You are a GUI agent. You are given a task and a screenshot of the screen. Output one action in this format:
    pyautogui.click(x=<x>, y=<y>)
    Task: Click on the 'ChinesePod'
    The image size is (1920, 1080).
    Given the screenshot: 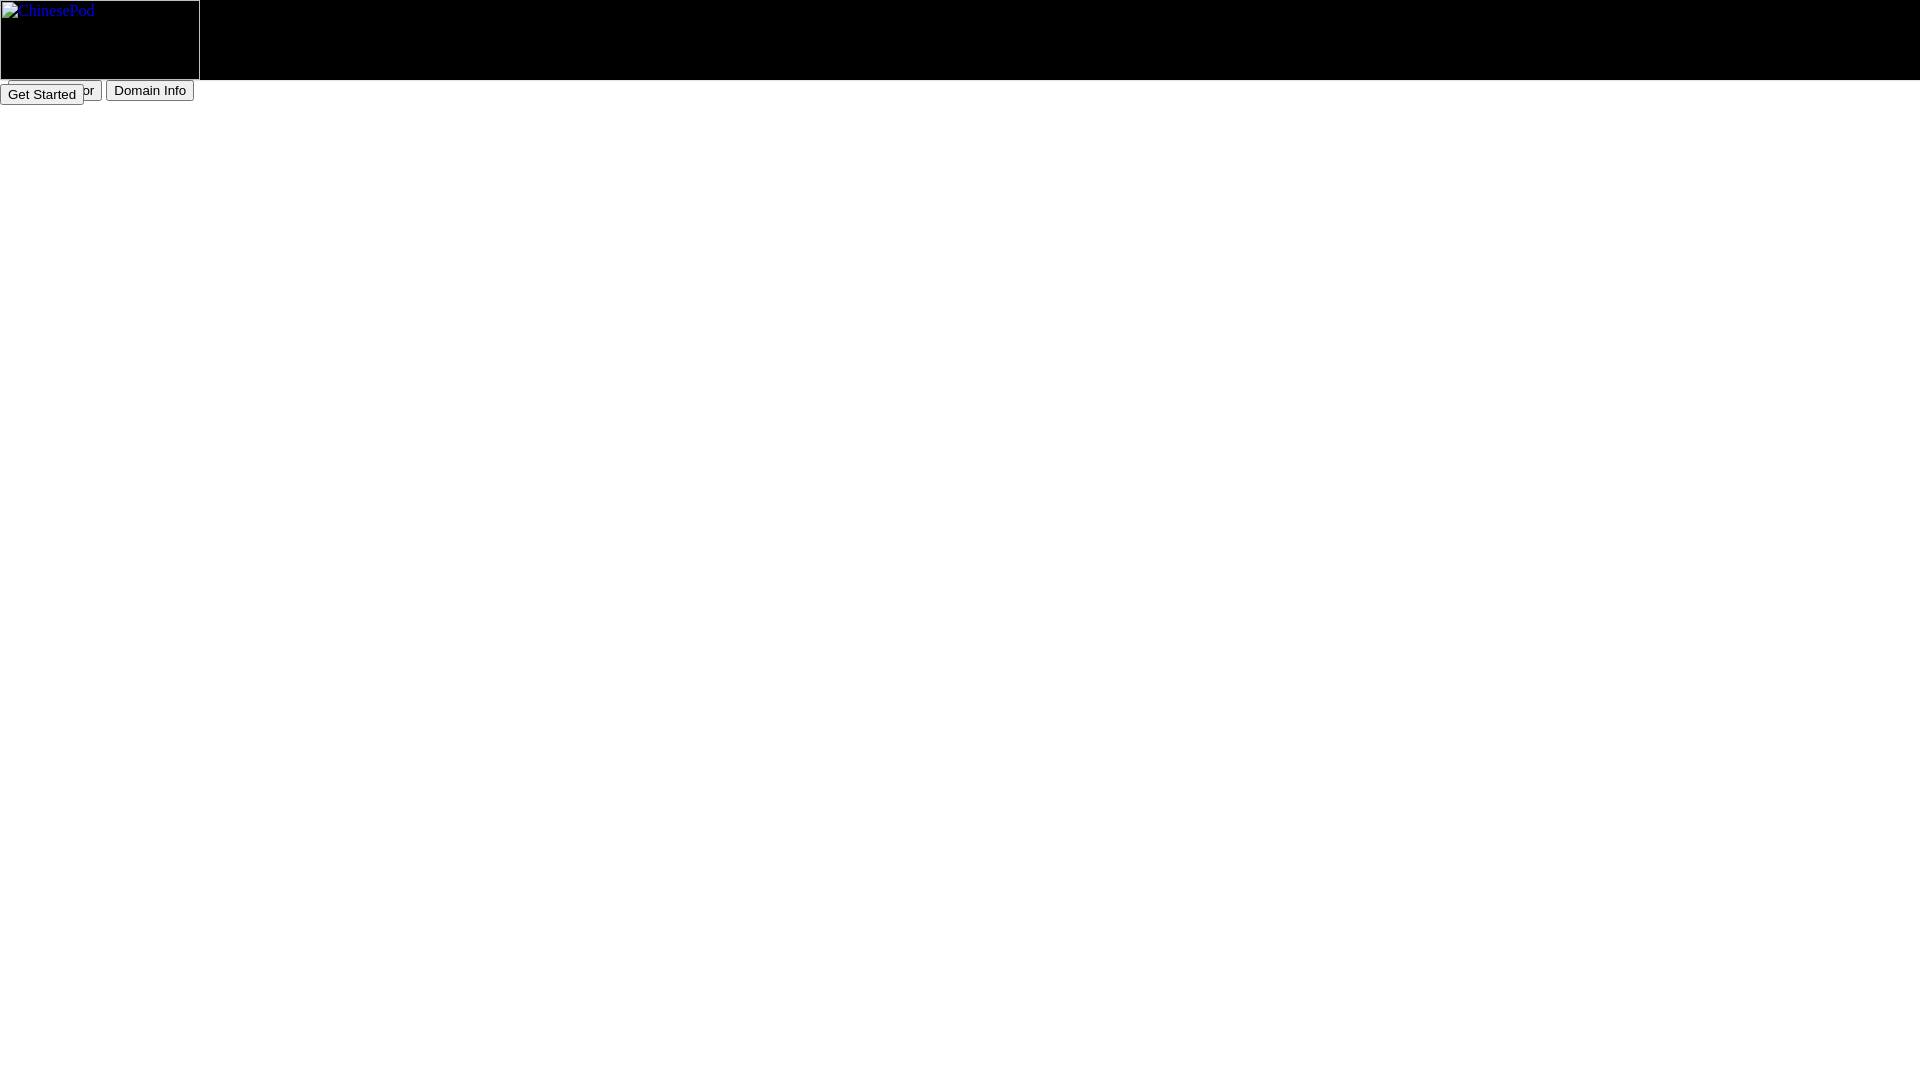 What is the action you would take?
    pyautogui.click(x=99, y=39)
    